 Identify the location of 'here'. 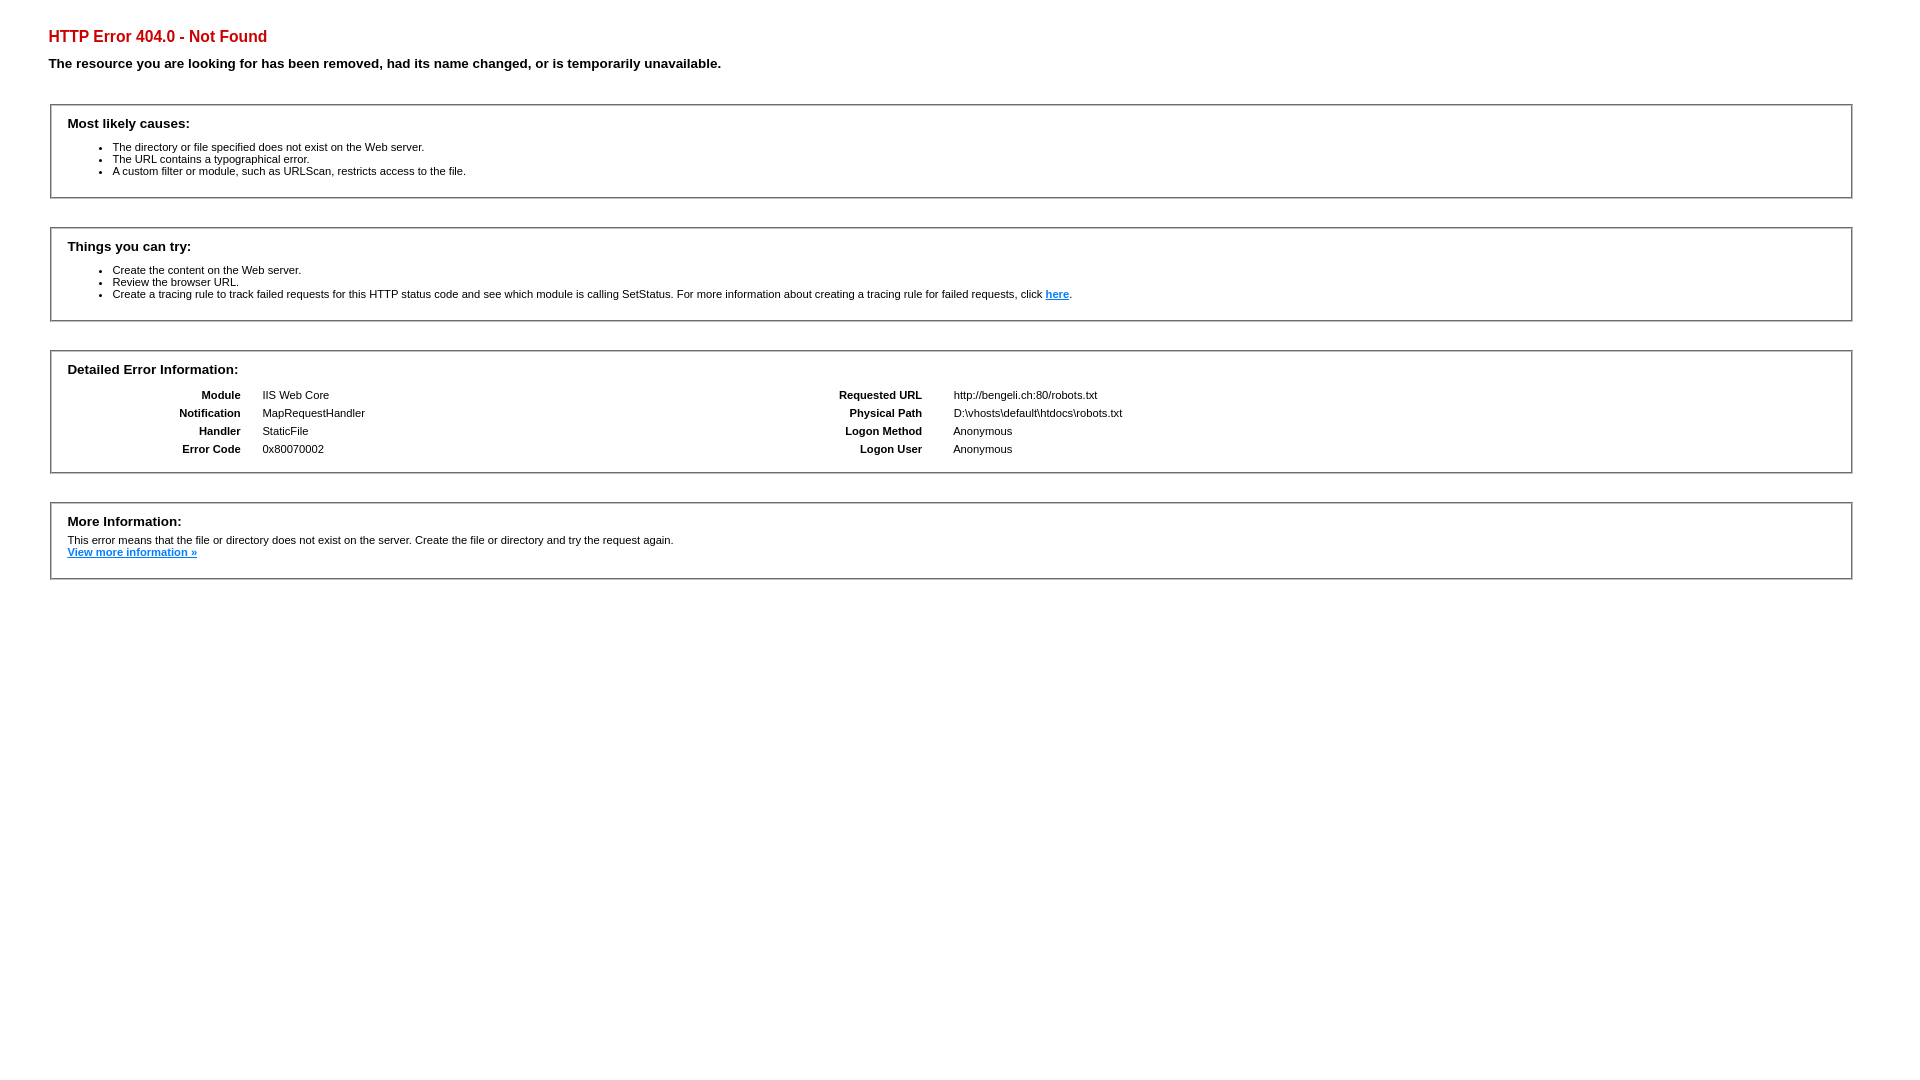
(1056, 293).